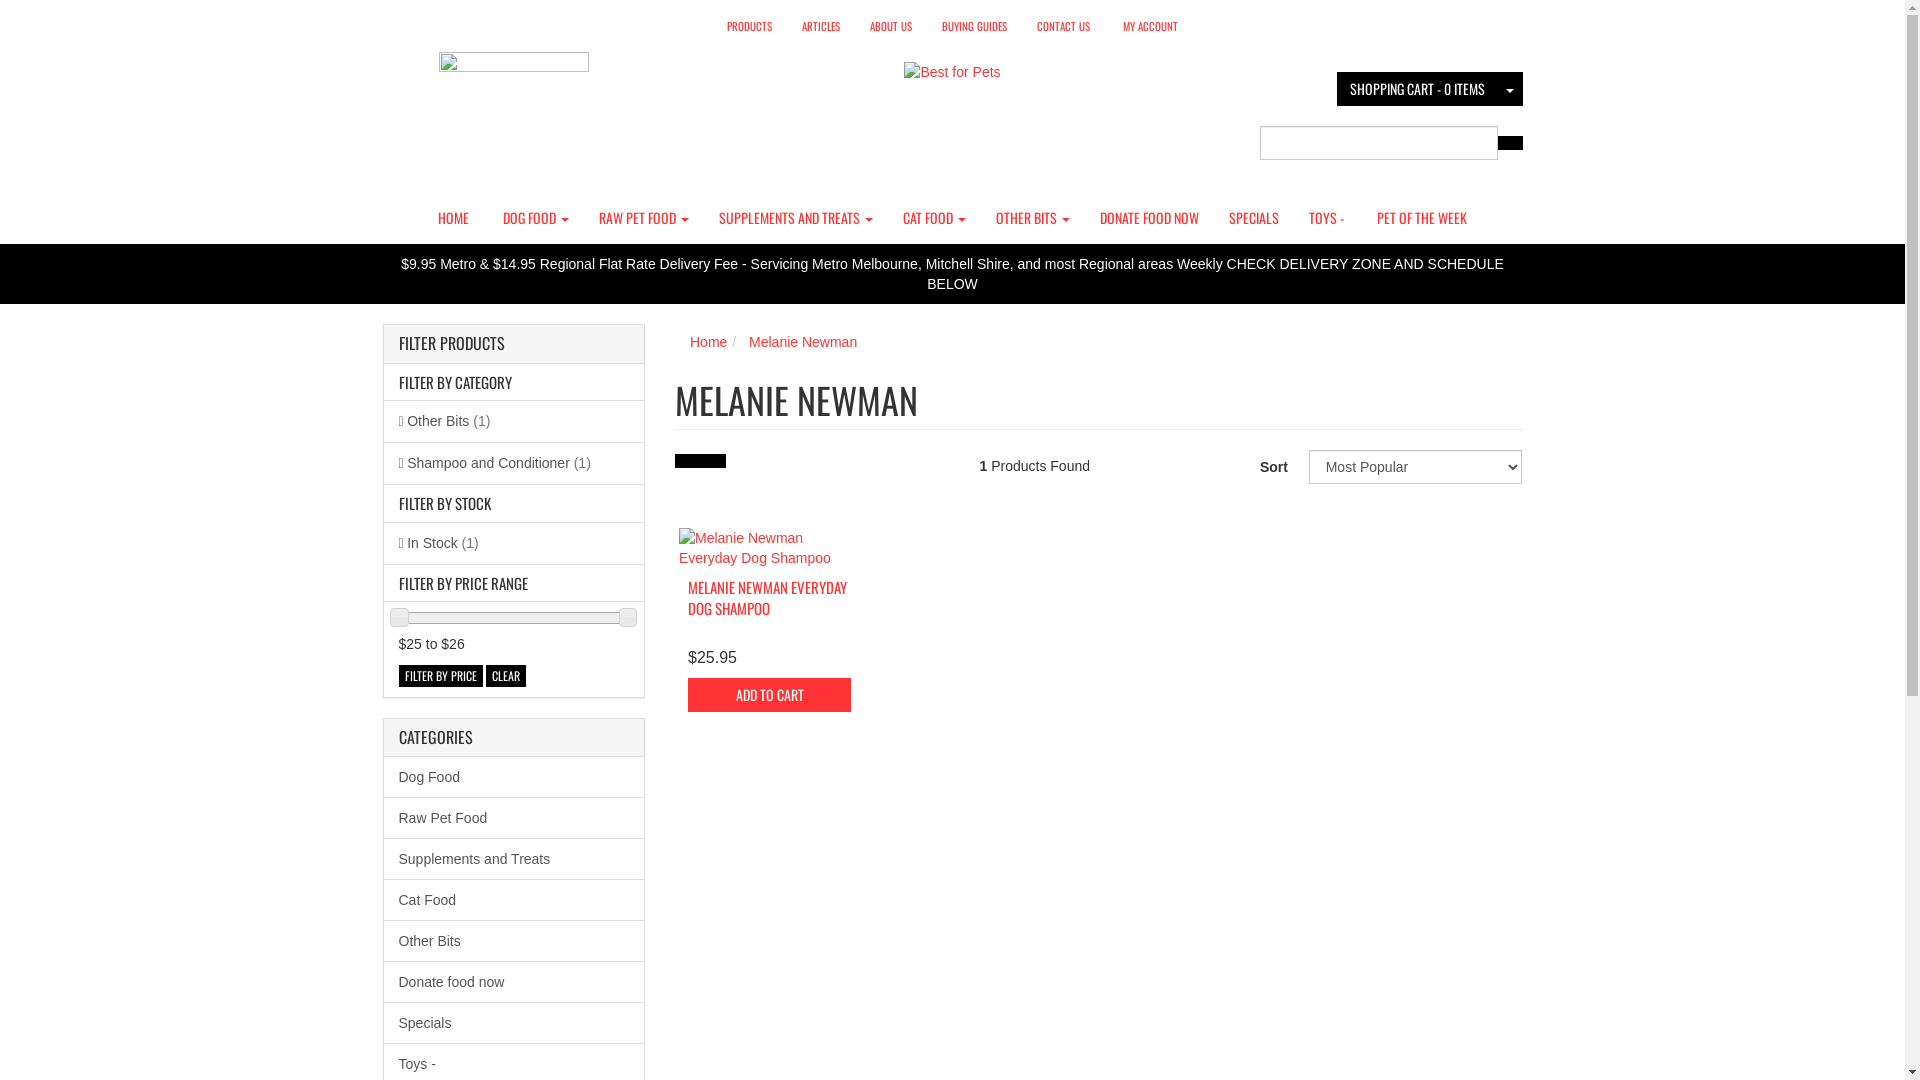 This screenshot has height=1080, width=1920. Describe the element at coordinates (974, 26) in the screenshot. I see `'BUYING GUIDES'` at that location.